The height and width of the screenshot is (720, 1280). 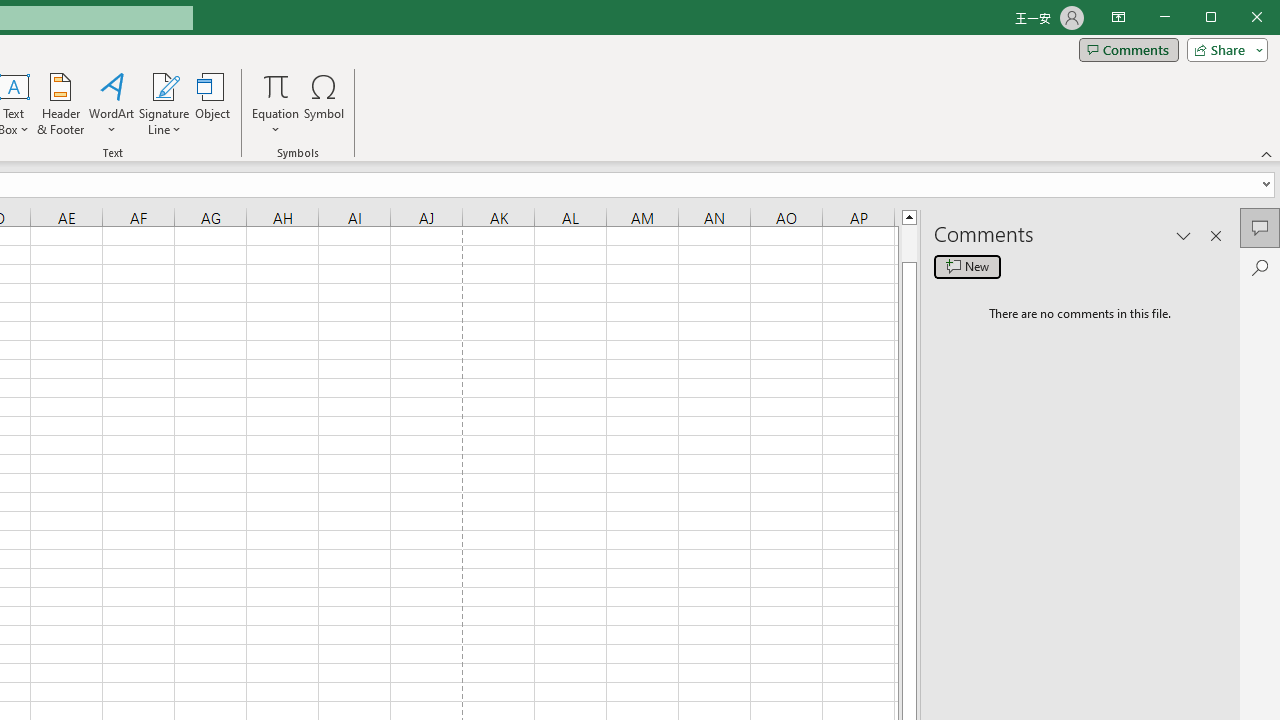 What do you see at coordinates (274, 104) in the screenshot?
I see `'Equation'` at bounding box center [274, 104].